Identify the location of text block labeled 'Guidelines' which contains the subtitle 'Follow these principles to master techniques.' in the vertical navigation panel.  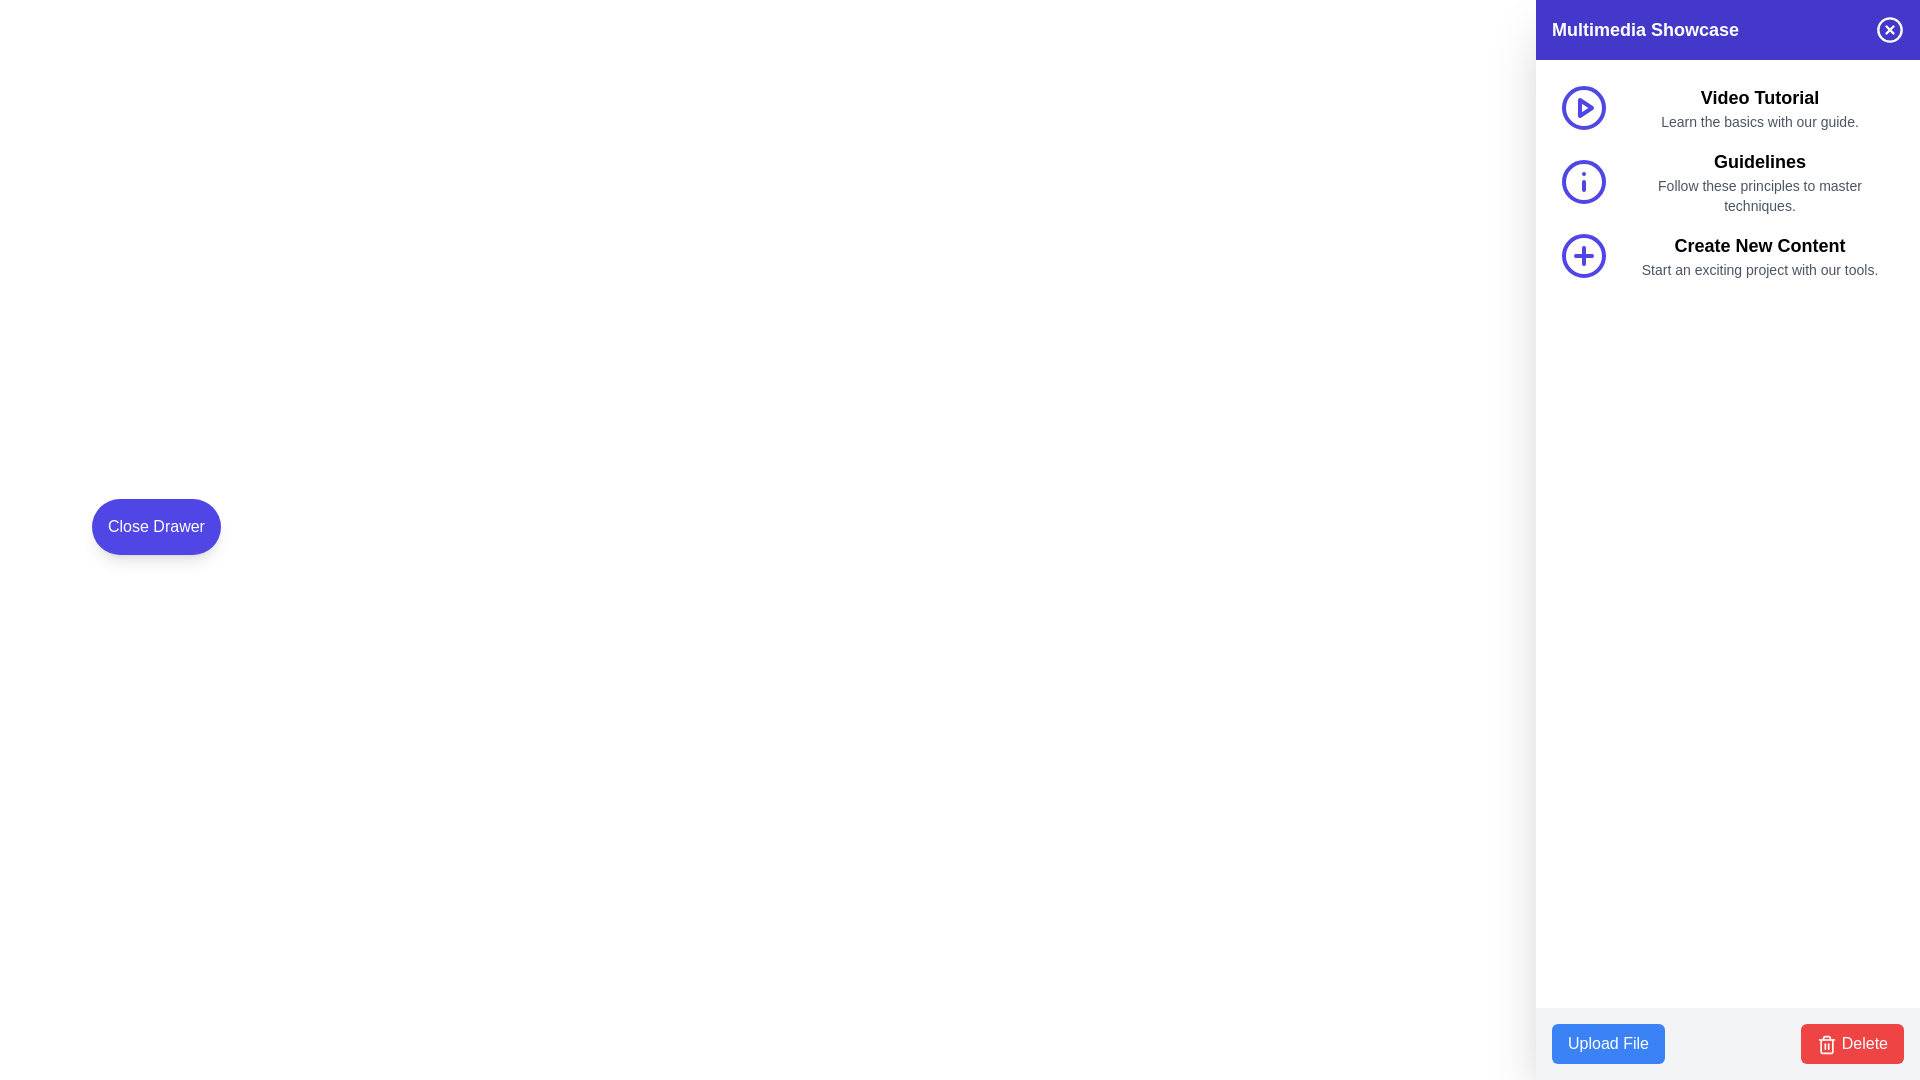
(1760, 181).